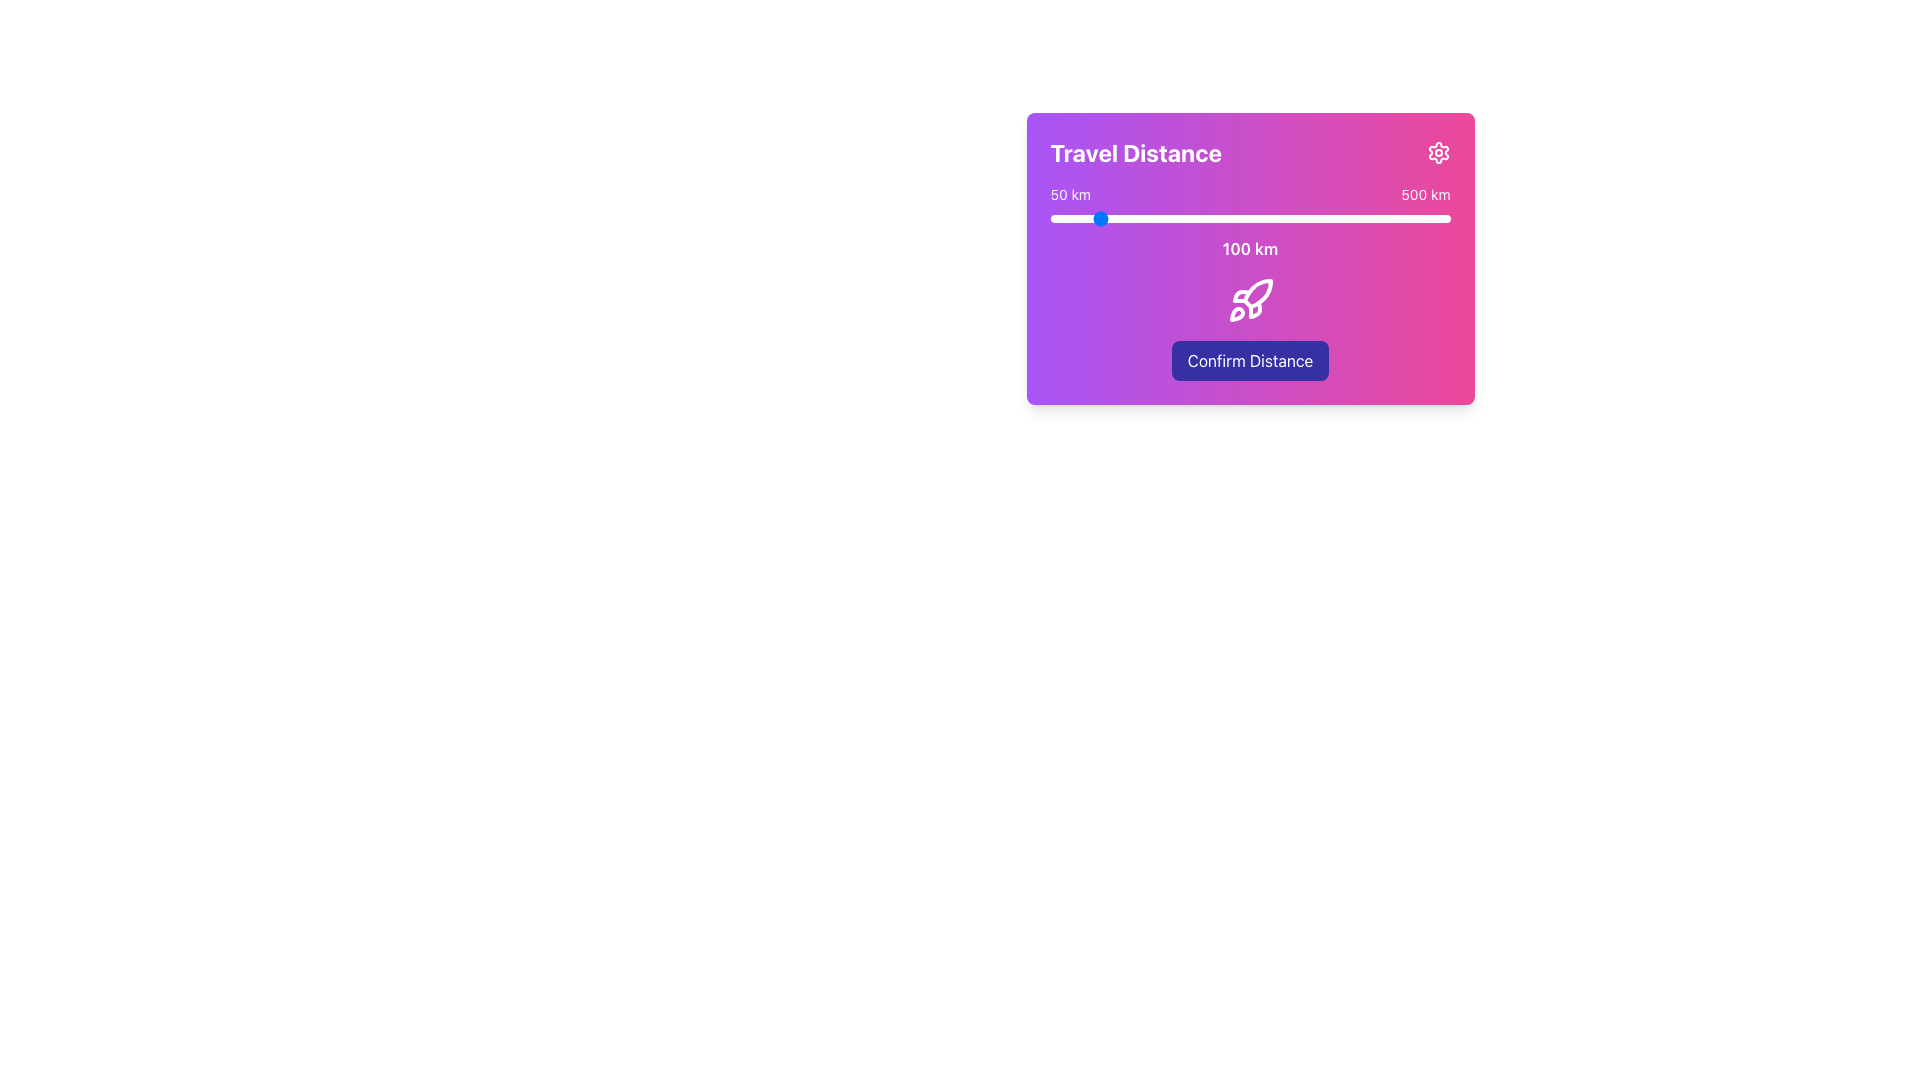 This screenshot has height=1080, width=1920. What do you see at coordinates (1289, 219) in the screenshot?
I see `the travel distance` at bounding box center [1289, 219].